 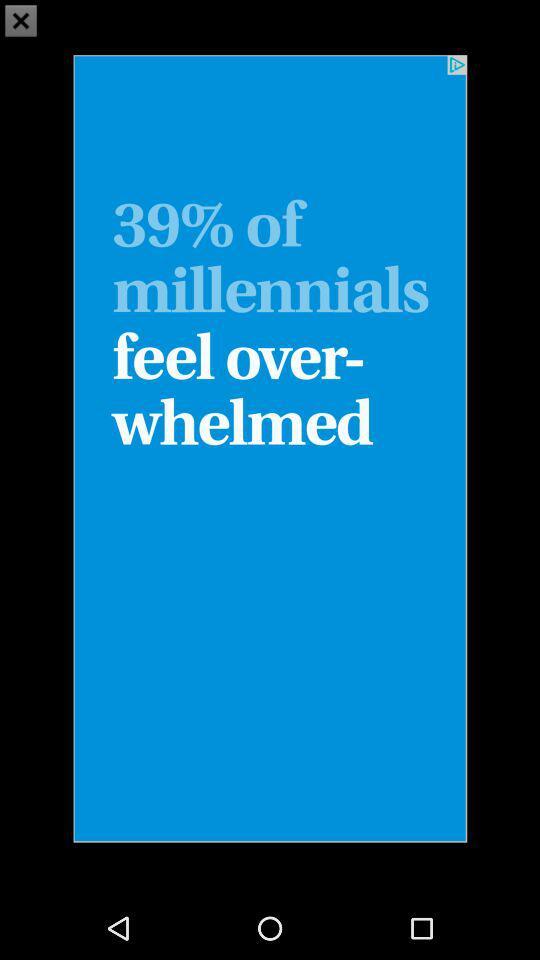 What do you see at coordinates (20, 21) in the screenshot?
I see `the close icon` at bounding box center [20, 21].